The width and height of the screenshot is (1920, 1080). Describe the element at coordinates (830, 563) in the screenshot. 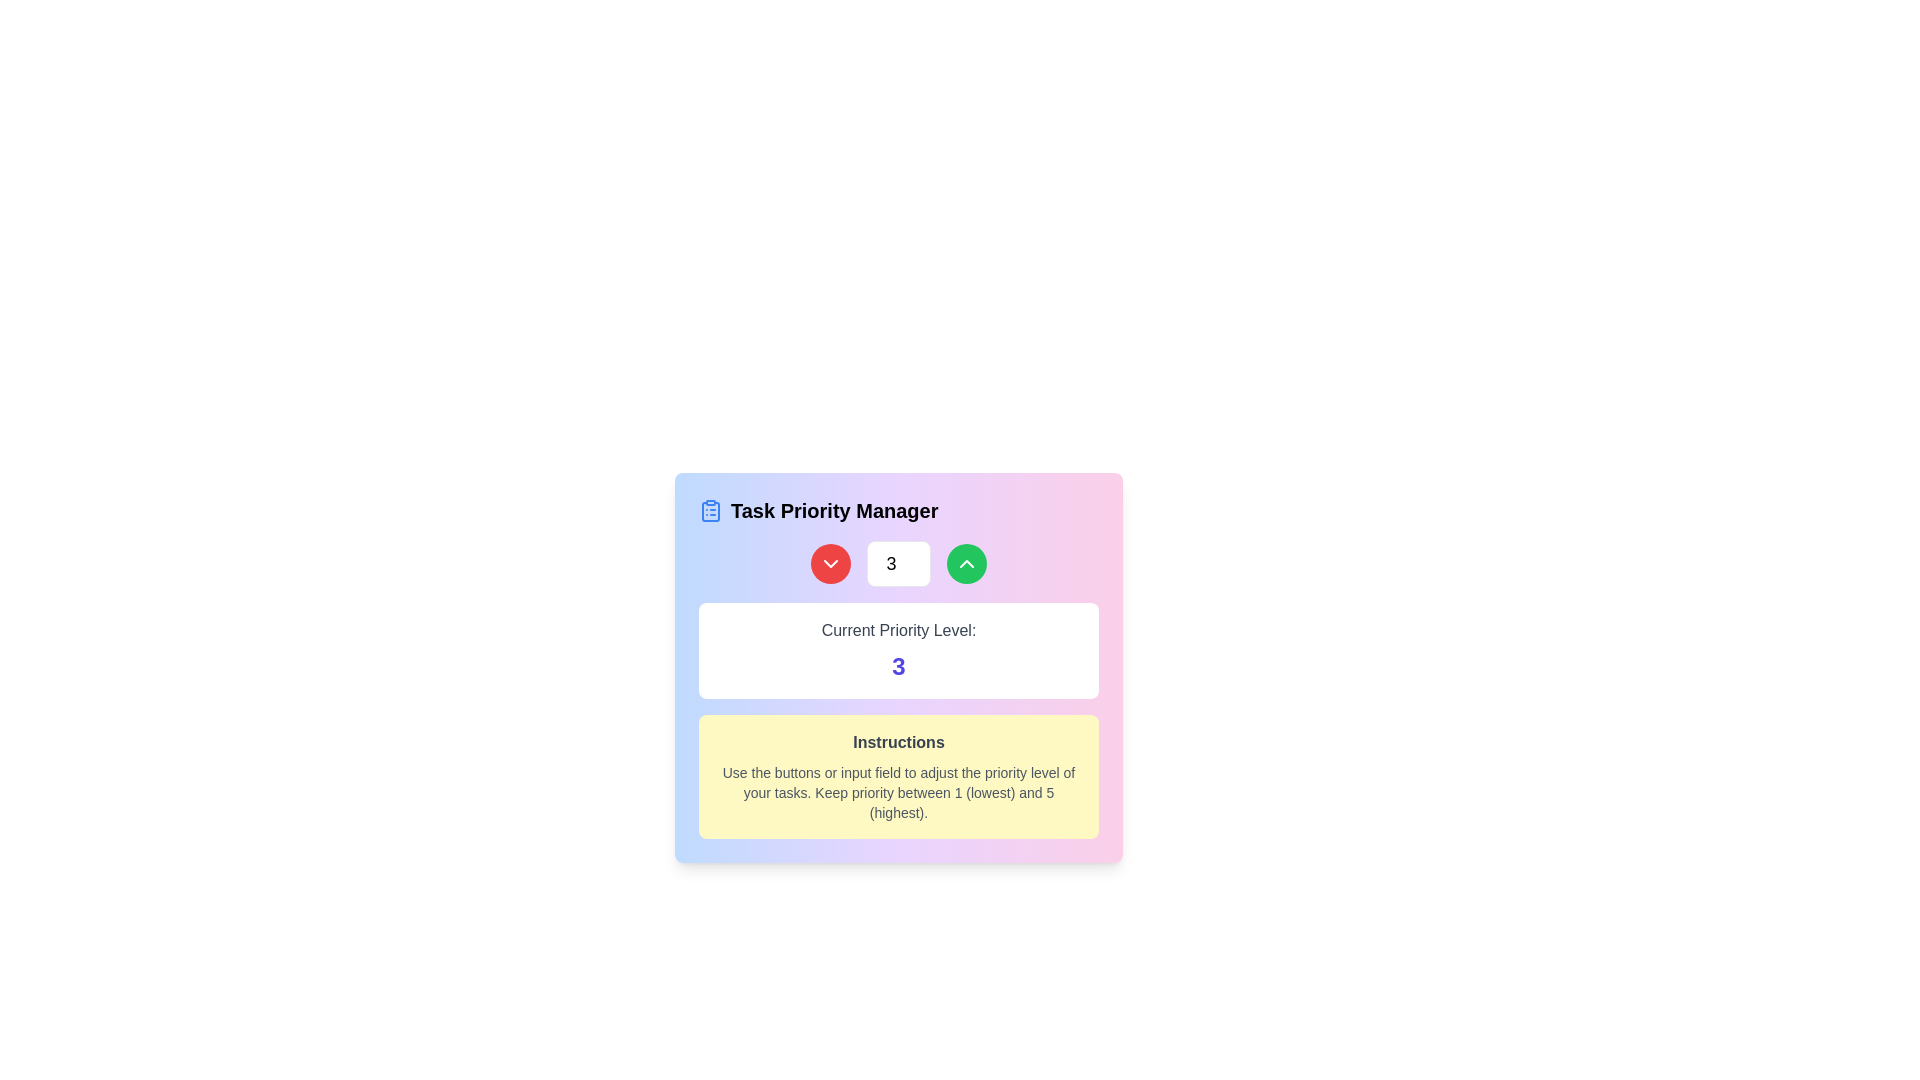

I see `the downward-pointing chevron icon with a thin black stroke on a red circular background, located on the left side of the task manager interface` at that location.